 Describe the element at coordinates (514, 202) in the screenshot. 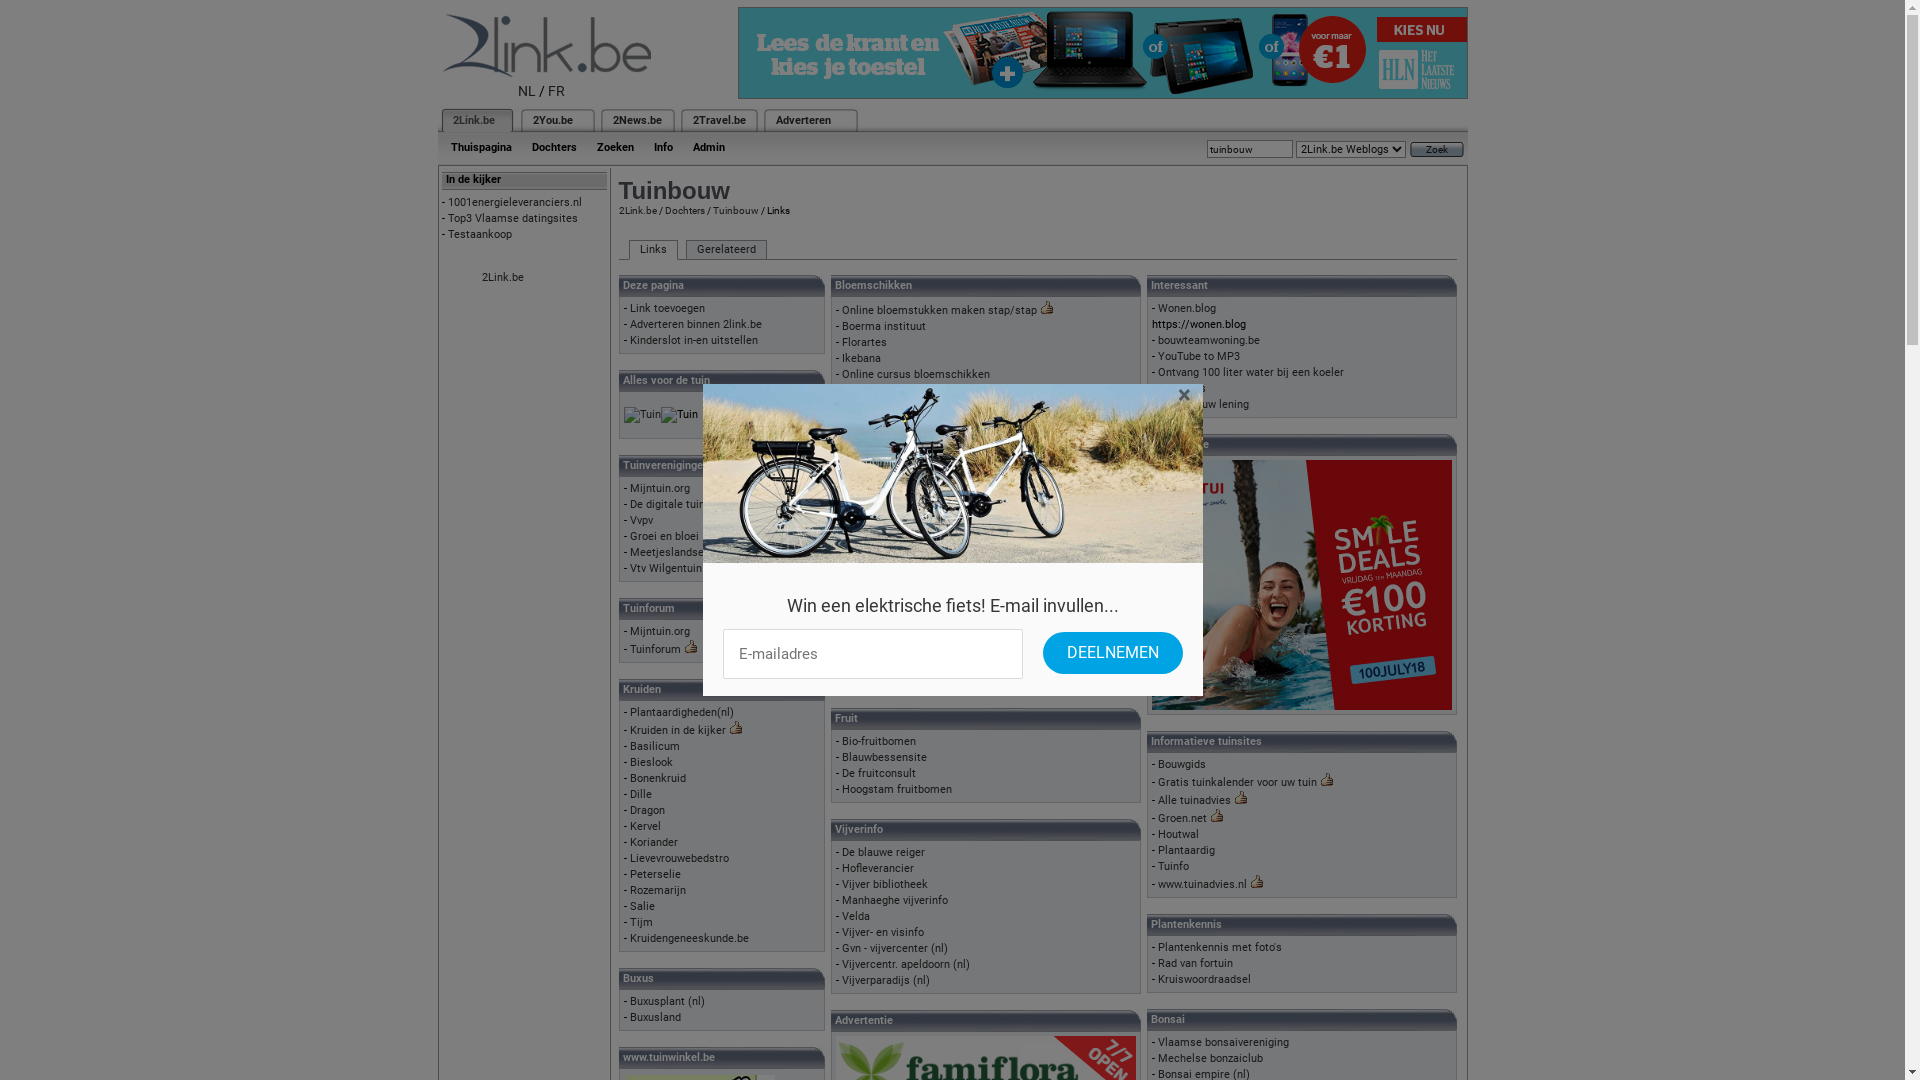

I see `'1001energieleveranciers.nl'` at that location.